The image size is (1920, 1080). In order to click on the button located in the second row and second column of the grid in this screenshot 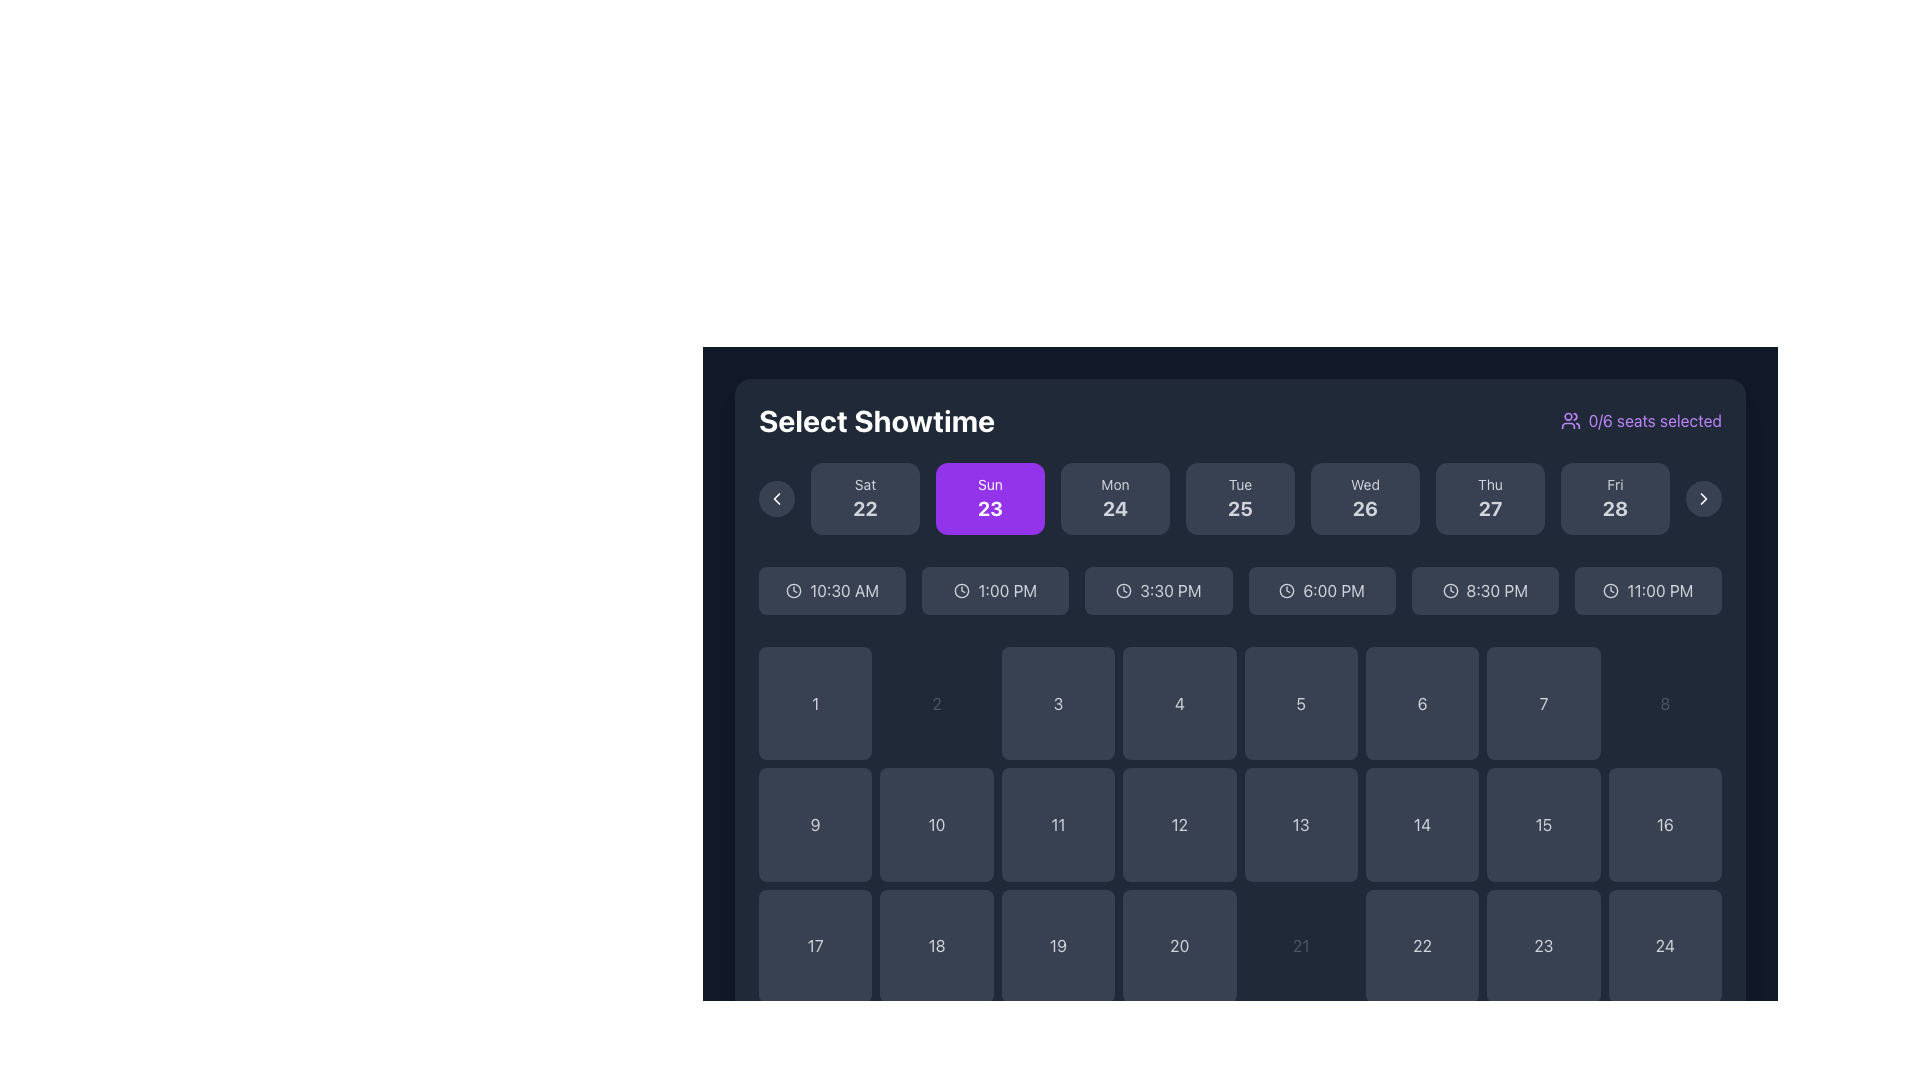, I will do `click(936, 825)`.